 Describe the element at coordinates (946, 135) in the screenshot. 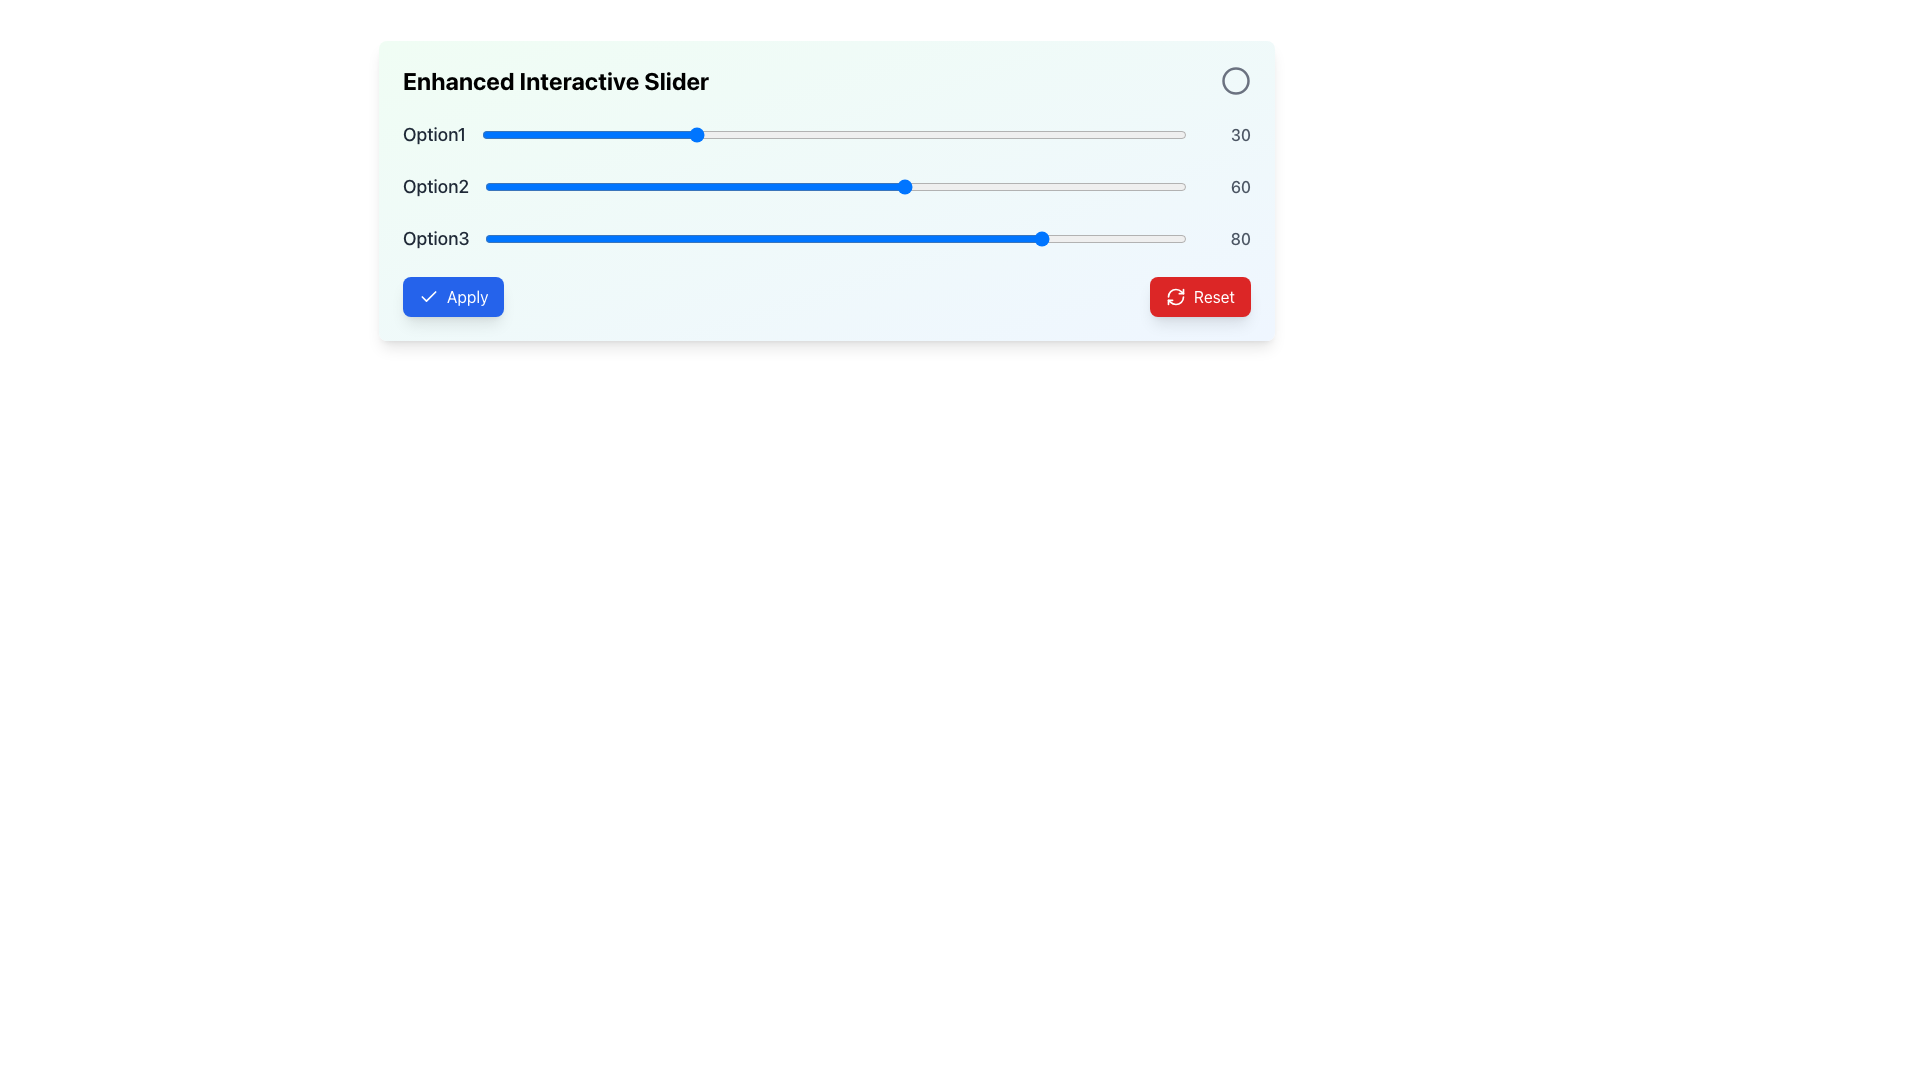

I see `the slider` at that location.